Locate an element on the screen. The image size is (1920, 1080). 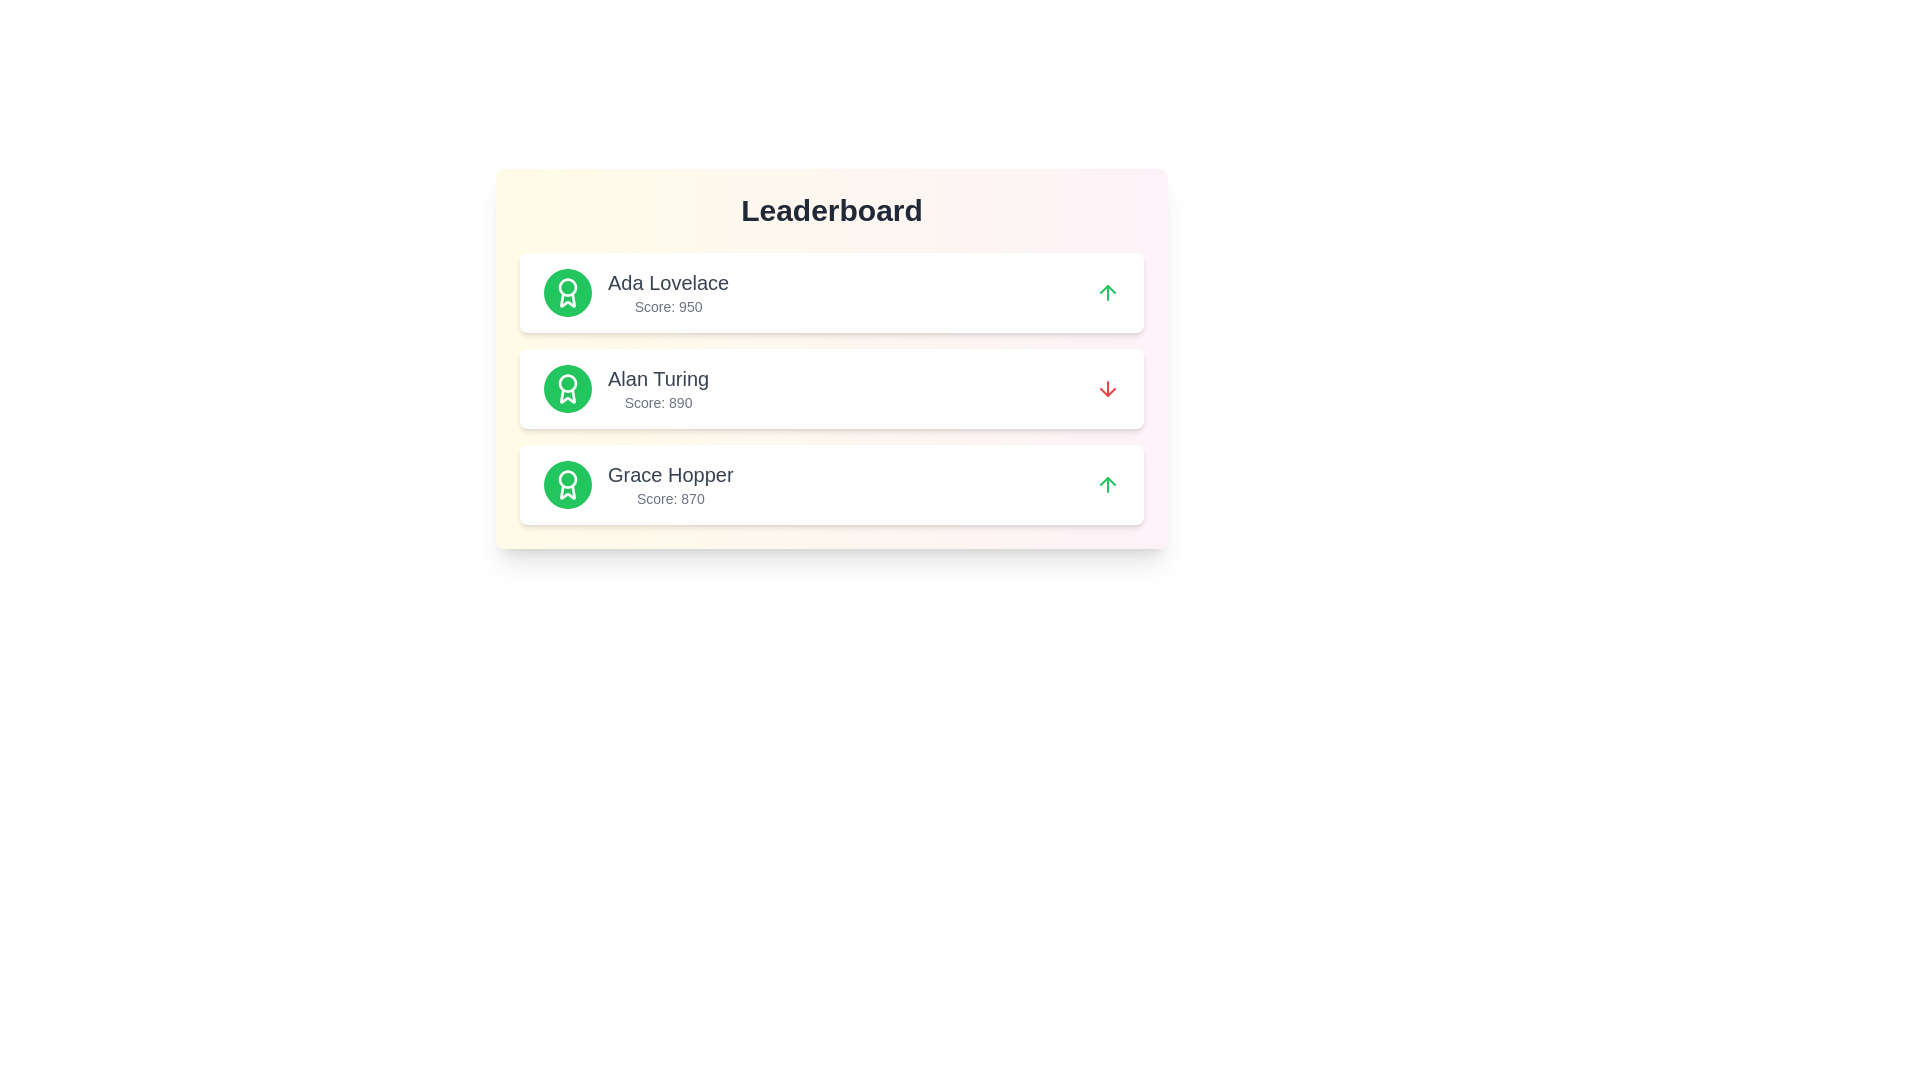
the leaderboard entry for Ada Lovelace is located at coordinates (831, 293).